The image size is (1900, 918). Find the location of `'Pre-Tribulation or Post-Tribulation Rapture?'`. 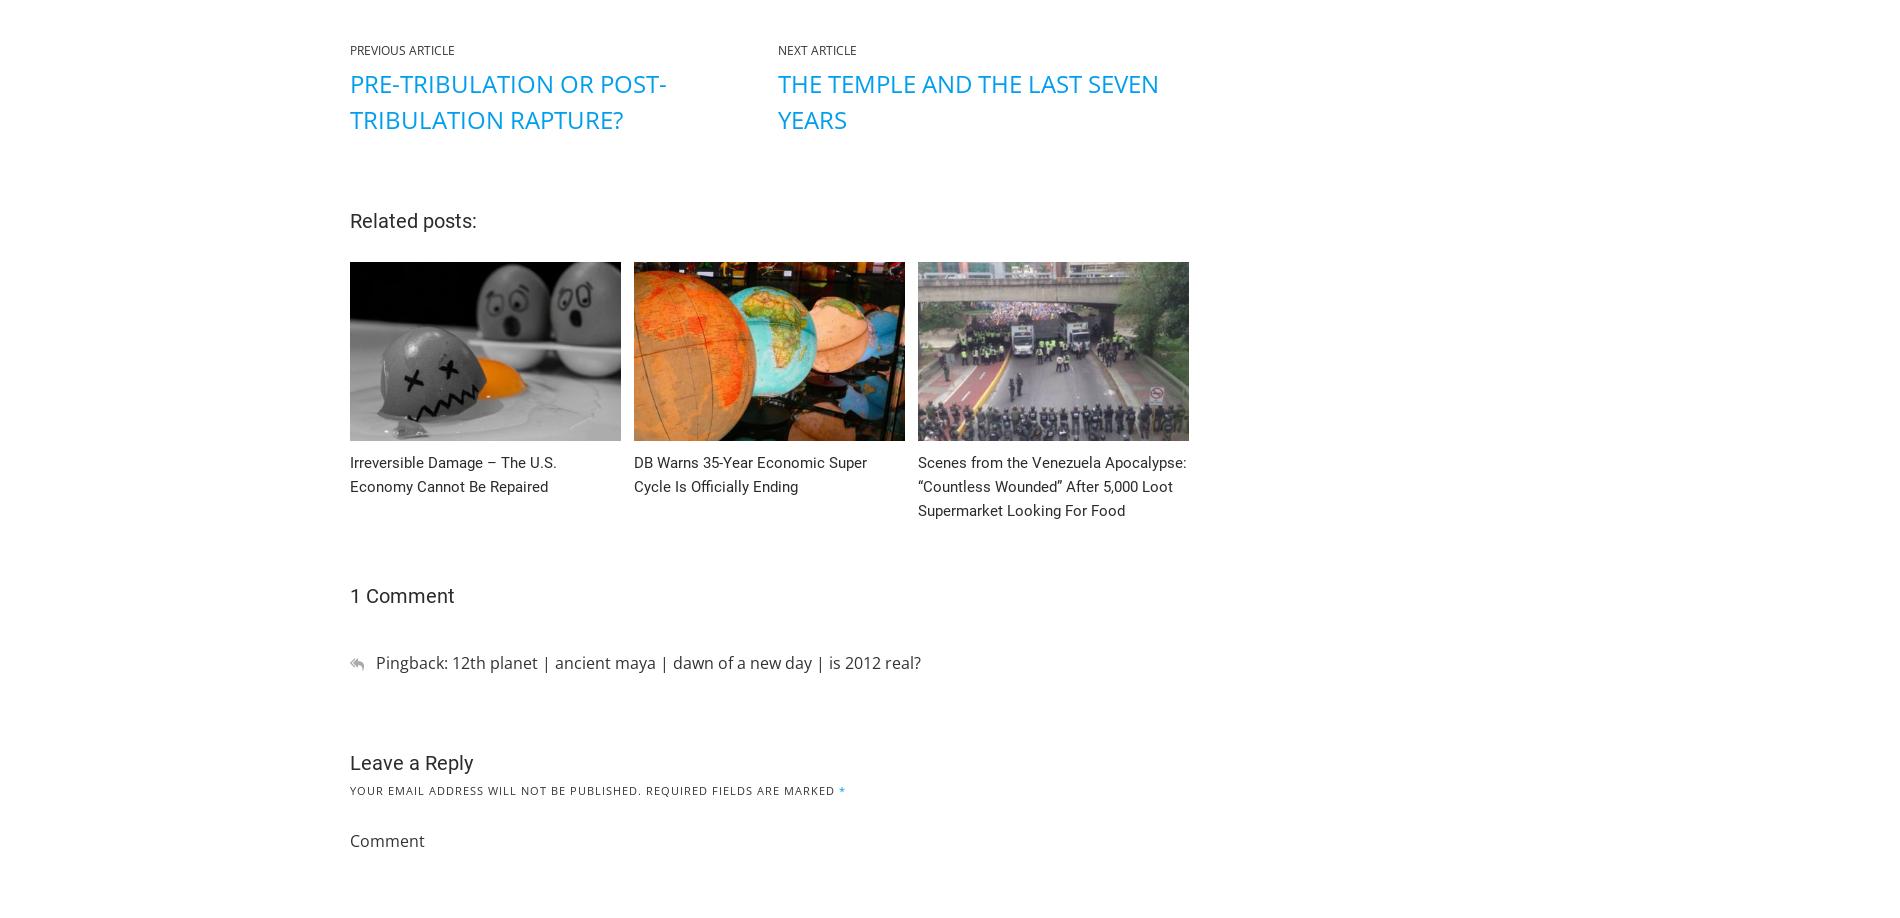

'Pre-Tribulation or Post-Tribulation Rapture?' is located at coordinates (508, 100).